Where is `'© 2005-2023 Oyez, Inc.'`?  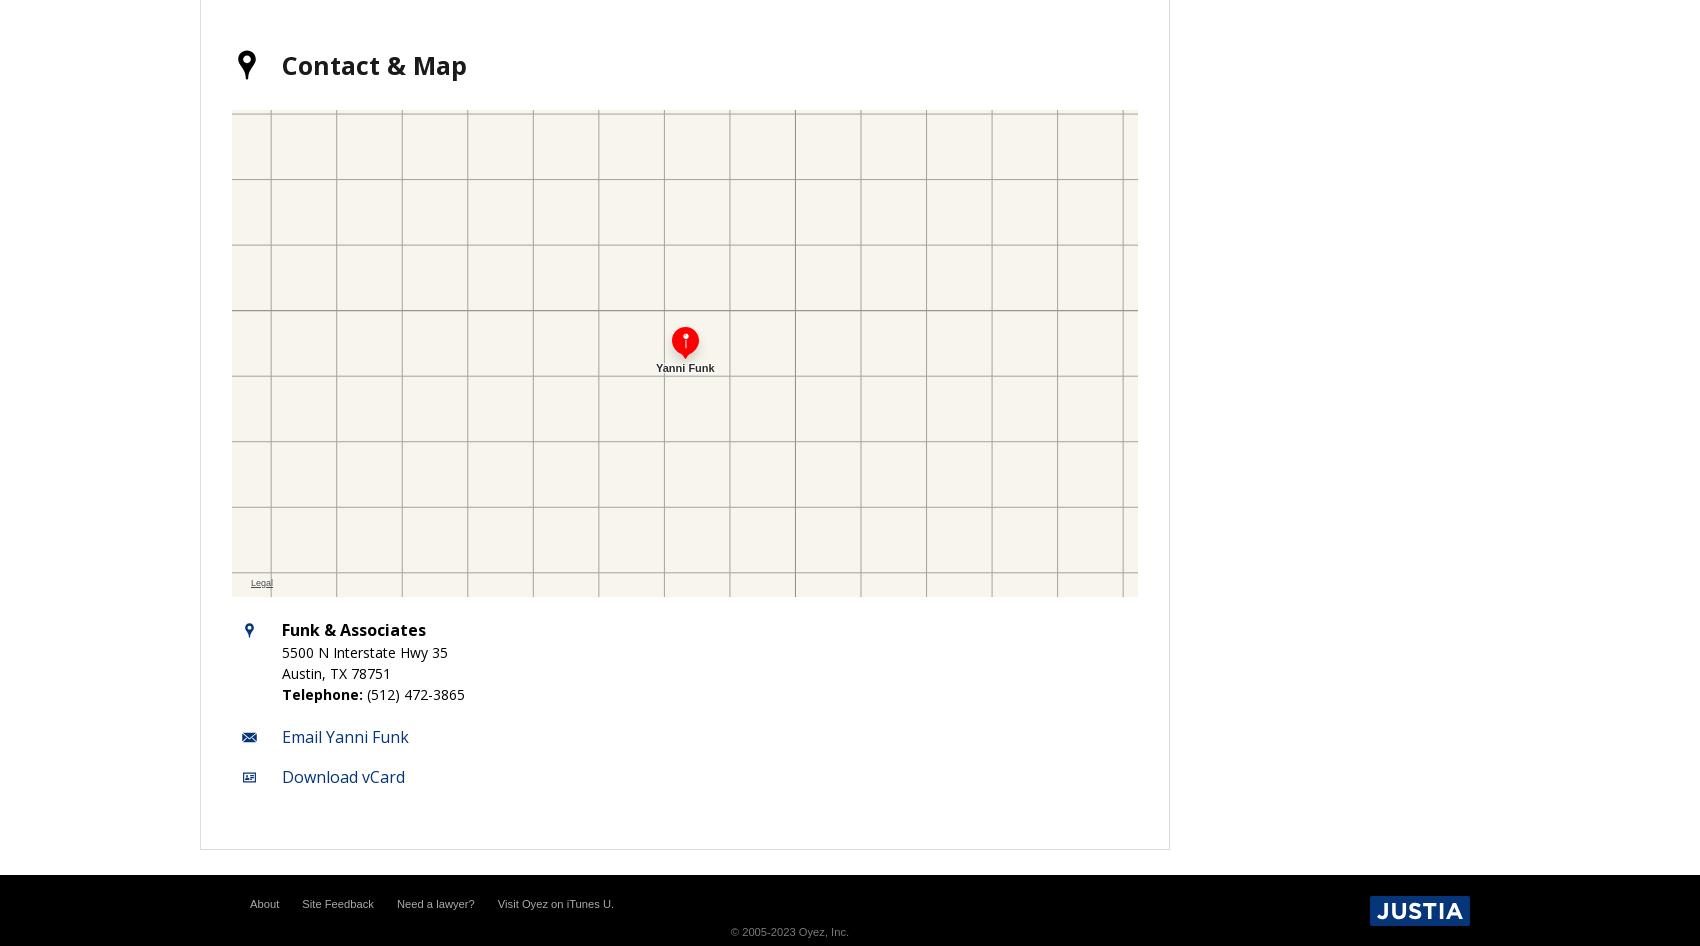
'© 2005-2023 Oyez, Inc.' is located at coordinates (788, 929).